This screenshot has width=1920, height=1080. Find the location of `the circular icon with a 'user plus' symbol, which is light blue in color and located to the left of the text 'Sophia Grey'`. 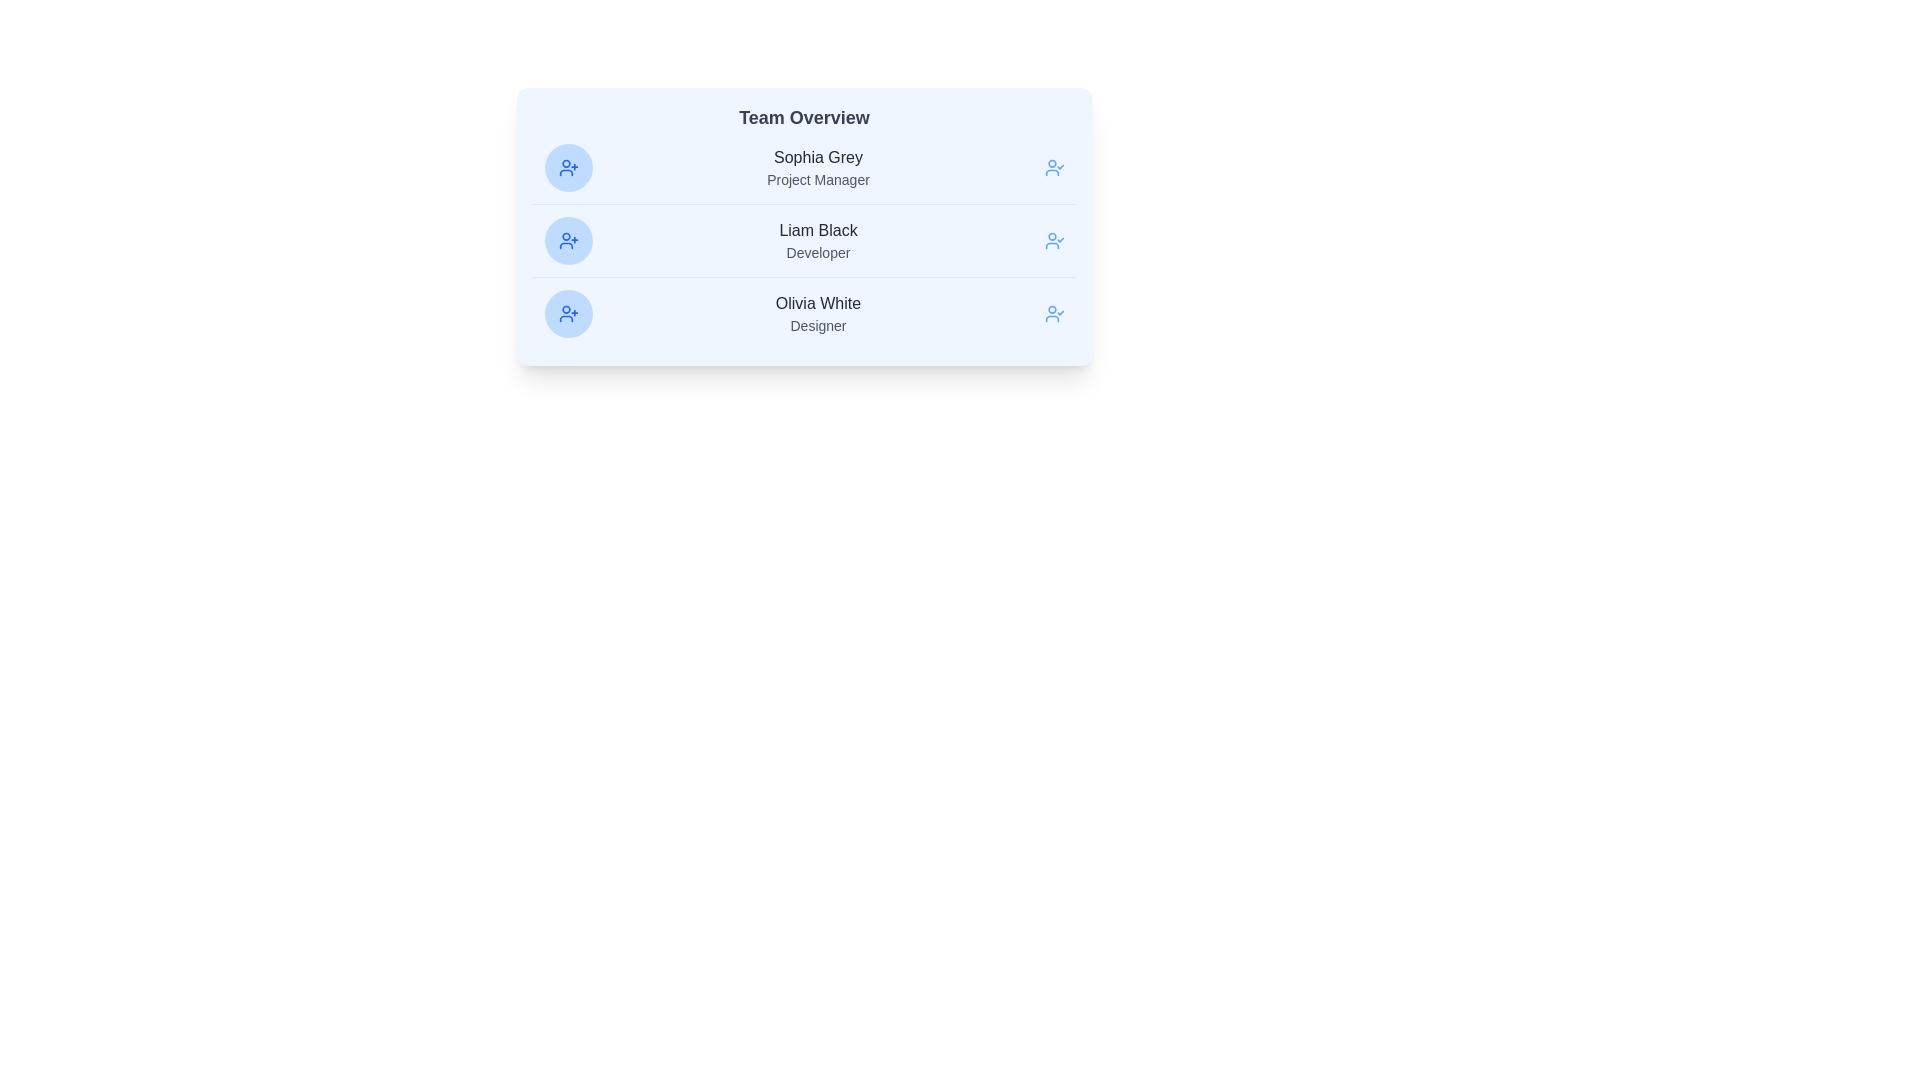

the circular icon with a 'user plus' symbol, which is light blue in color and located to the left of the text 'Sophia Grey' is located at coordinates (567, 167).